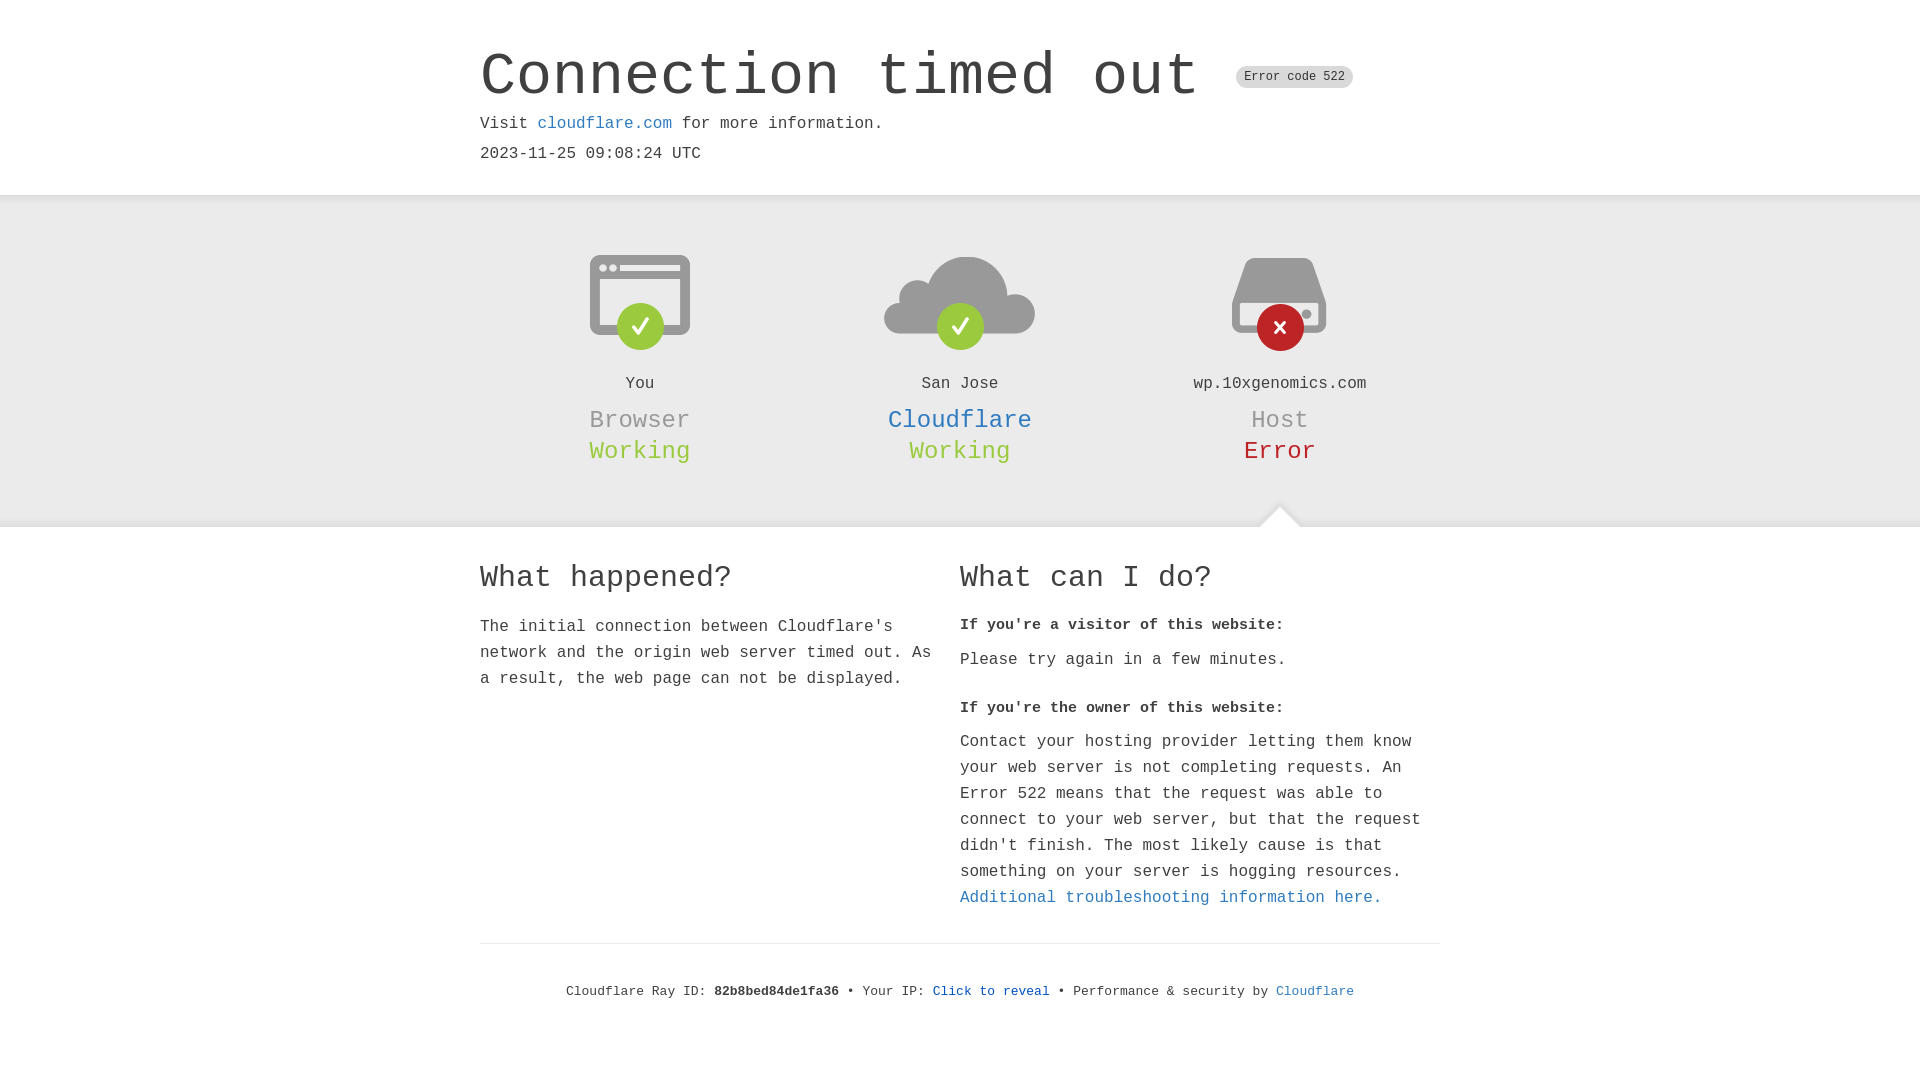  Describe the element at coordinates (603, 123) in the screenshot. I see `'cloudflare.com'` at that location.